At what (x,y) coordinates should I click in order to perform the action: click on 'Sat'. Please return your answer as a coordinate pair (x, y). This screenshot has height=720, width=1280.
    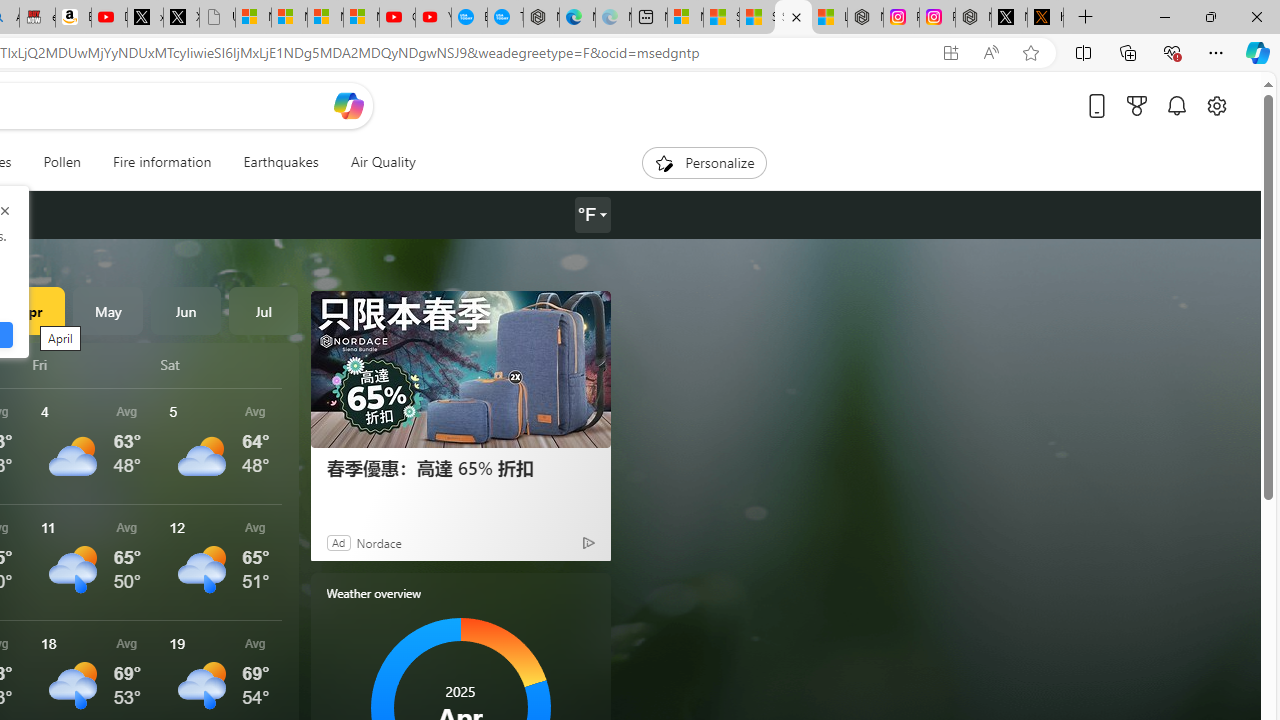
    Looking at the image, I should click on (221, 364).